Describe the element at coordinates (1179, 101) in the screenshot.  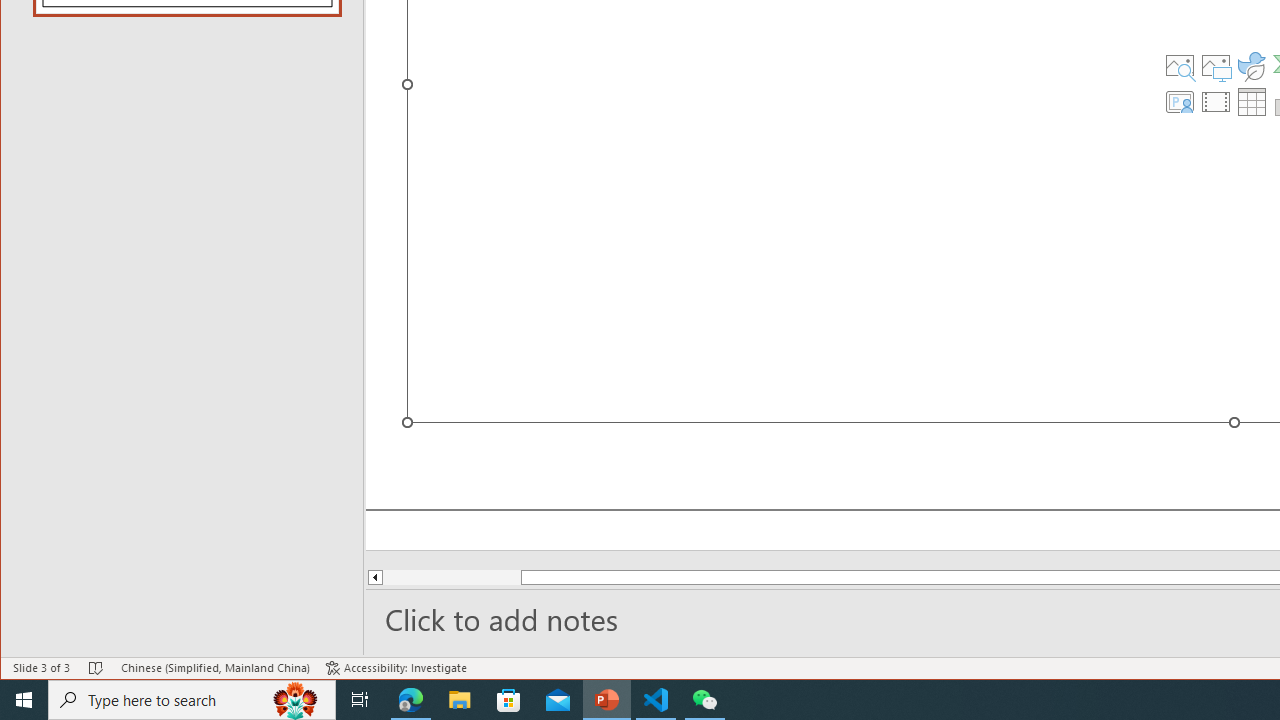
I see `'Insert Cameo'` at that location.